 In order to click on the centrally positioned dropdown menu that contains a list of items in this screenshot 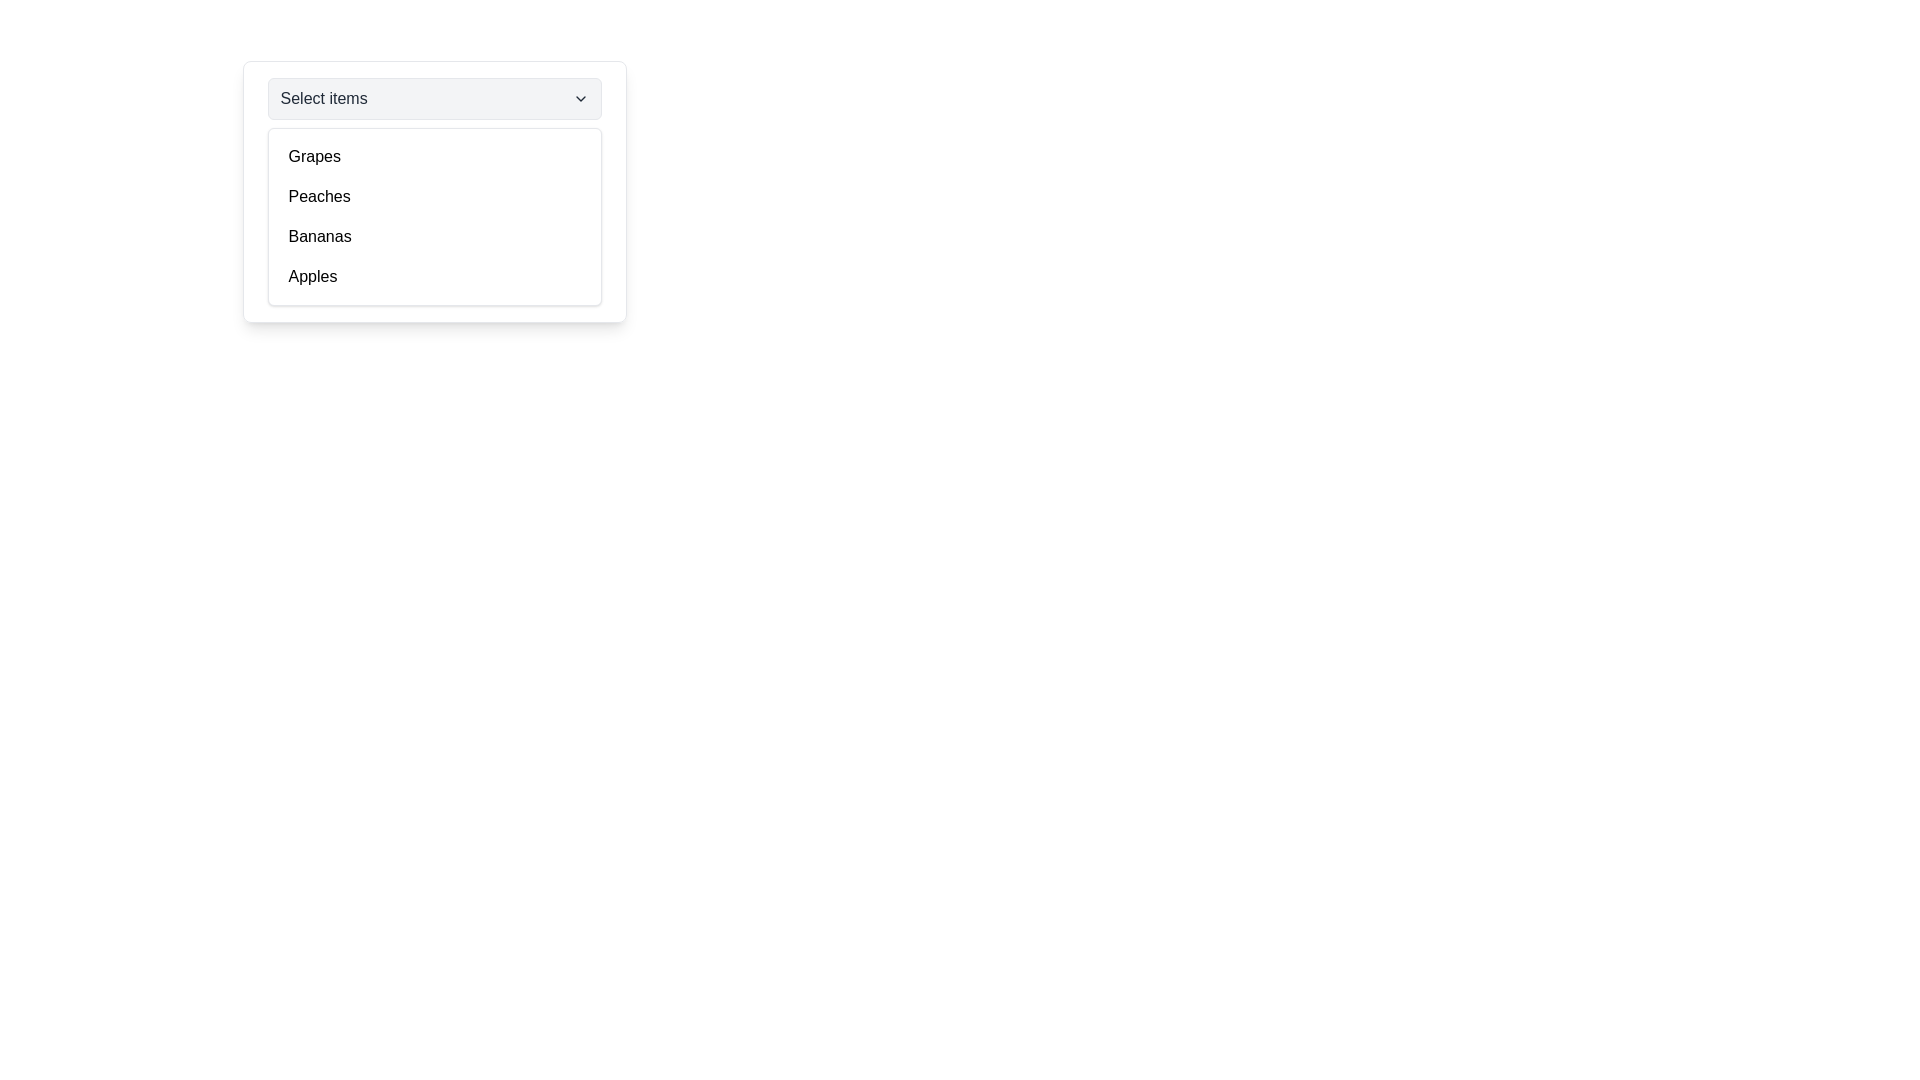, I will do `click(433, 192)`.